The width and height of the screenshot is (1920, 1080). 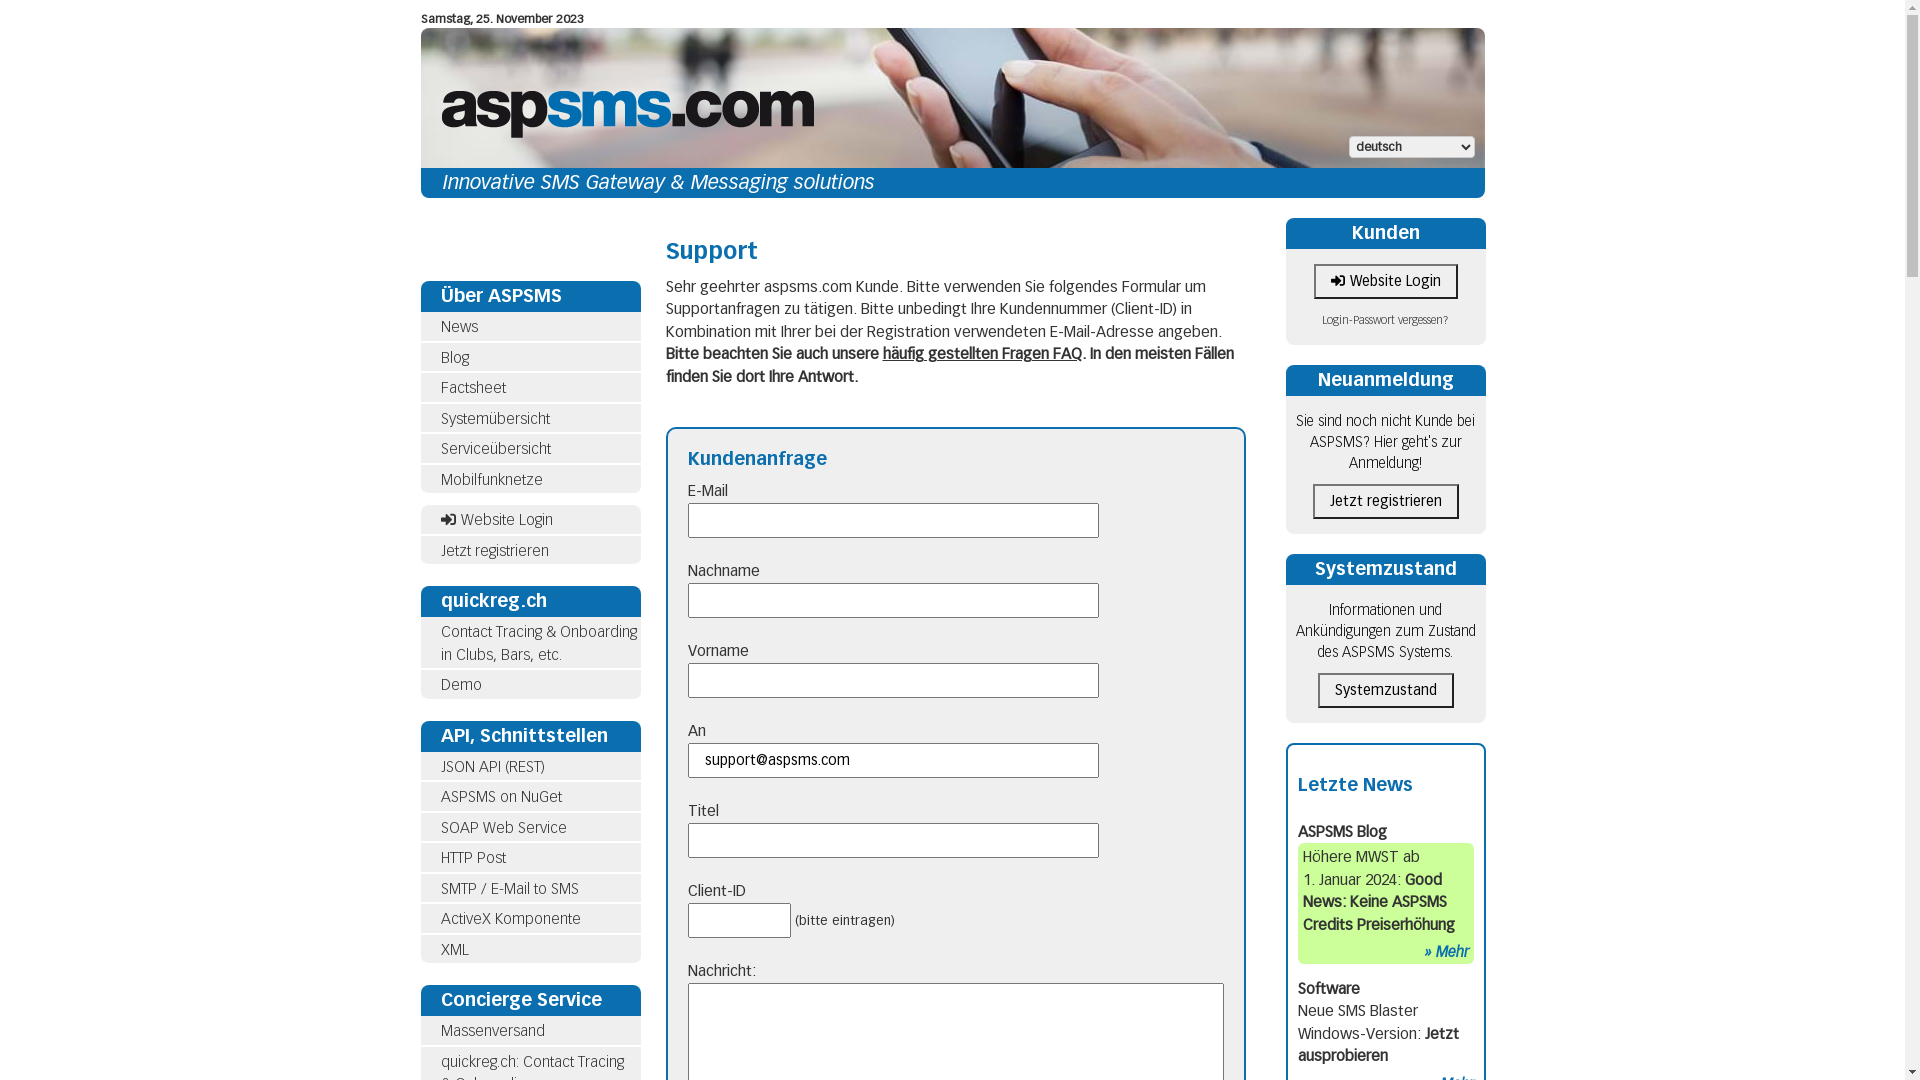 I want to click on 'SOAP Web Service', so click(x=529, y=827).